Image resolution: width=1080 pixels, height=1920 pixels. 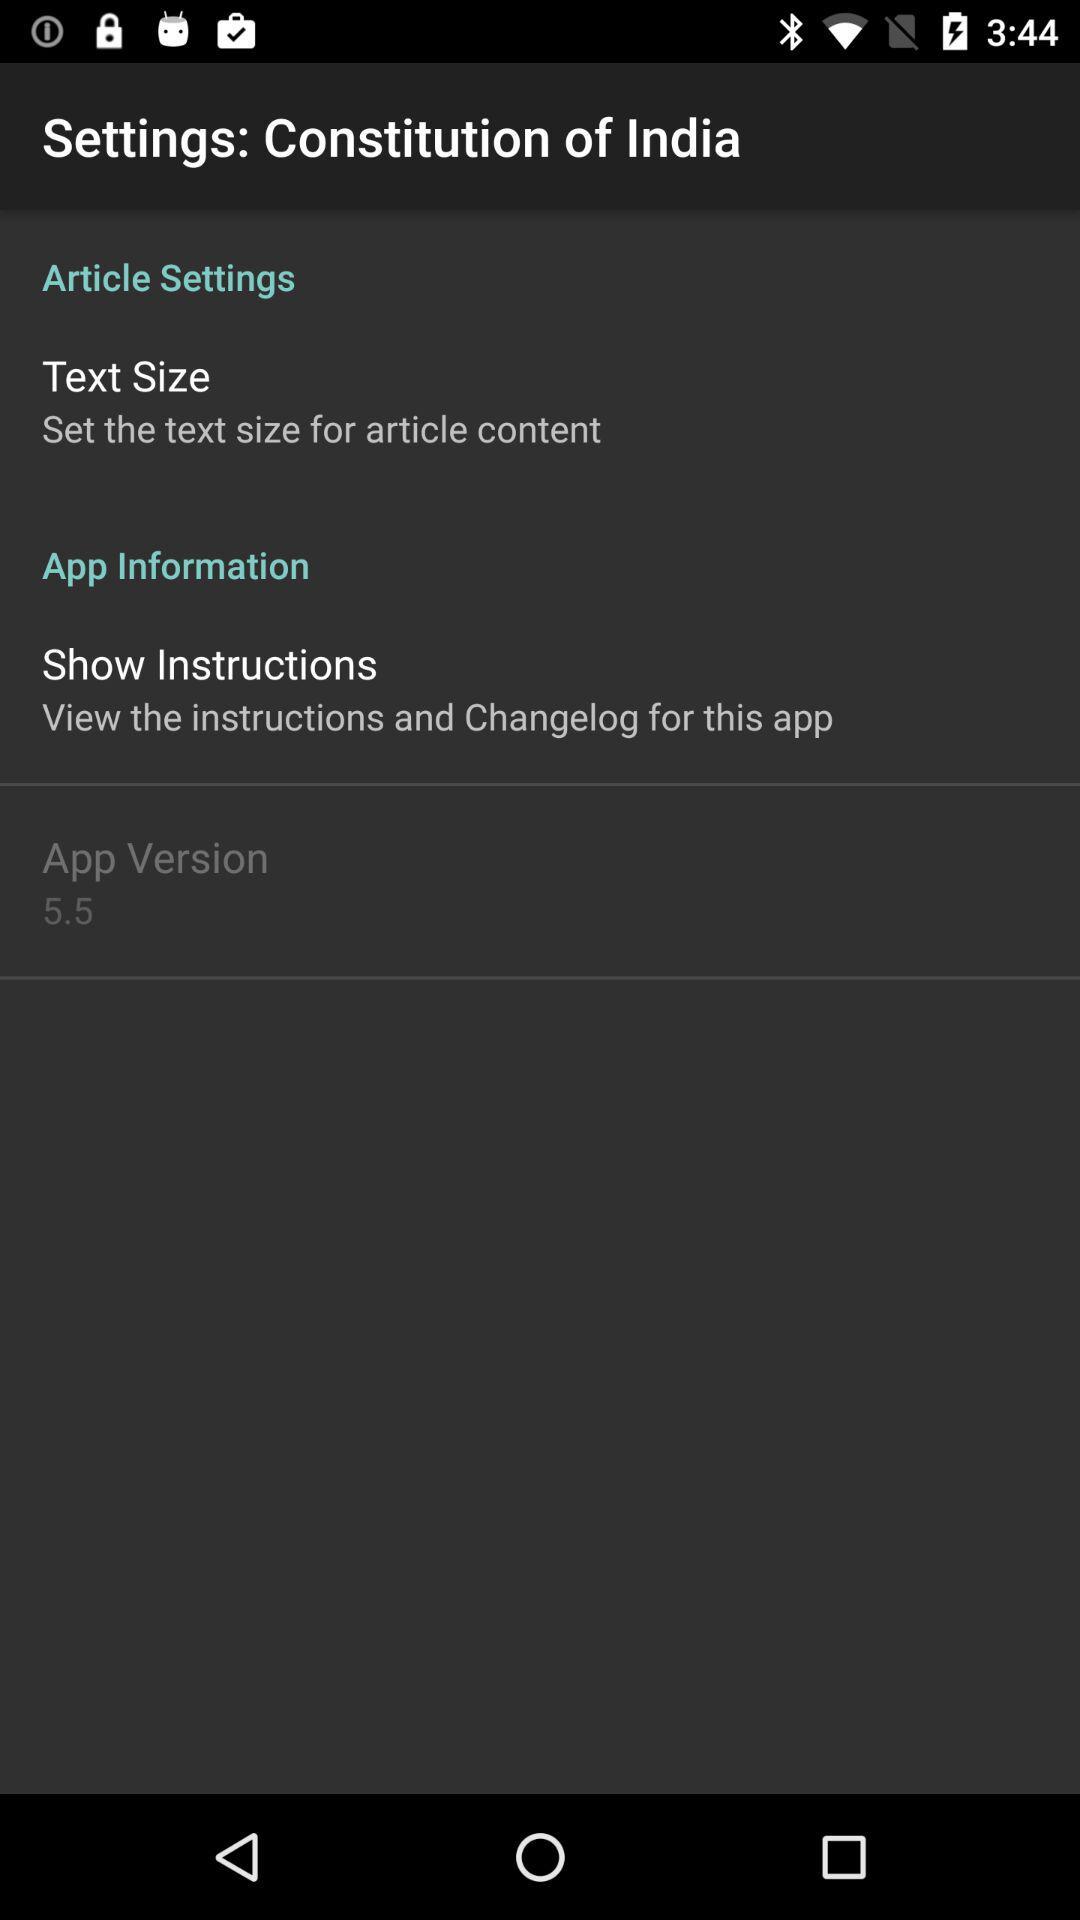 What do you see at coordinates (154, 856) in the screenshot?
I see `the icon below the view the instructions icon` at bounding box center [154, 856].